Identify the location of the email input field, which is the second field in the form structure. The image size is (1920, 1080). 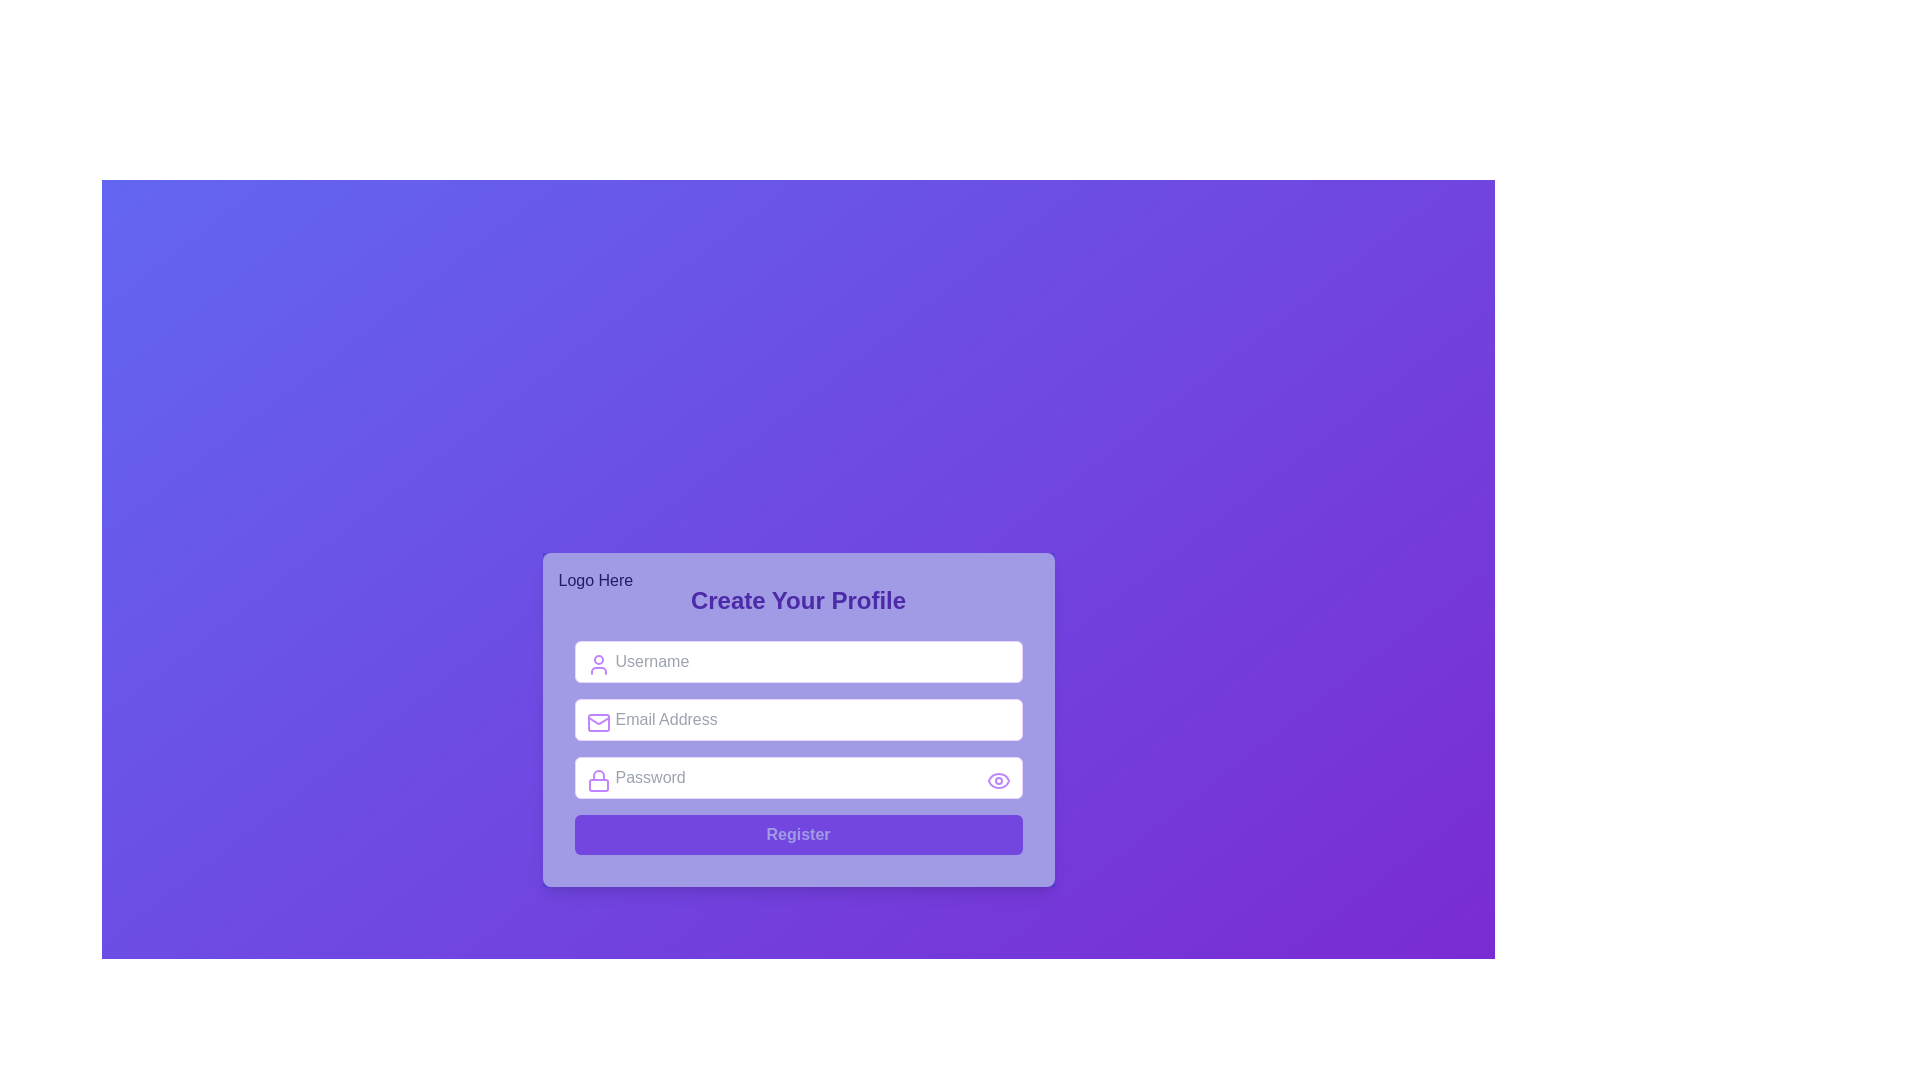
(797, 720).